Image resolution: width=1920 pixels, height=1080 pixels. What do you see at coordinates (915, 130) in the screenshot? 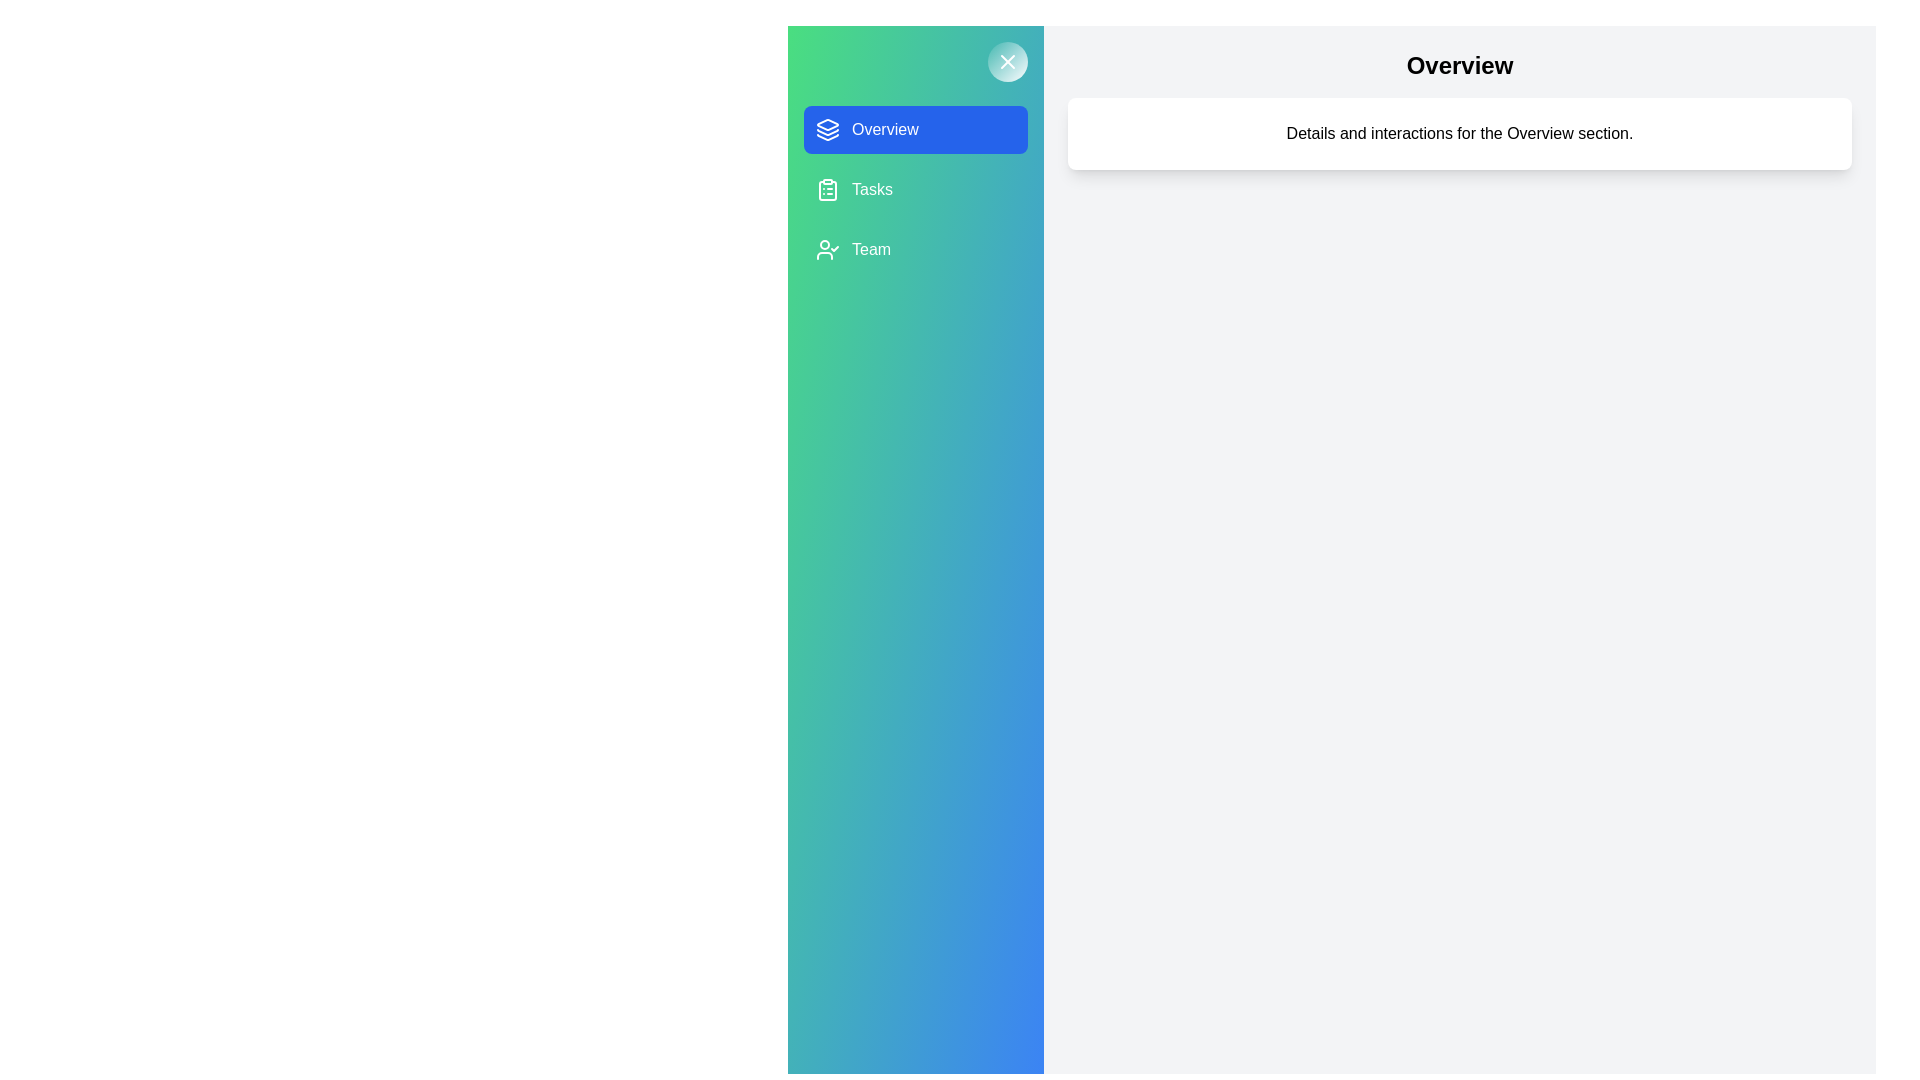
I see `the project Overview from the list` at bounding box center [915, 130].